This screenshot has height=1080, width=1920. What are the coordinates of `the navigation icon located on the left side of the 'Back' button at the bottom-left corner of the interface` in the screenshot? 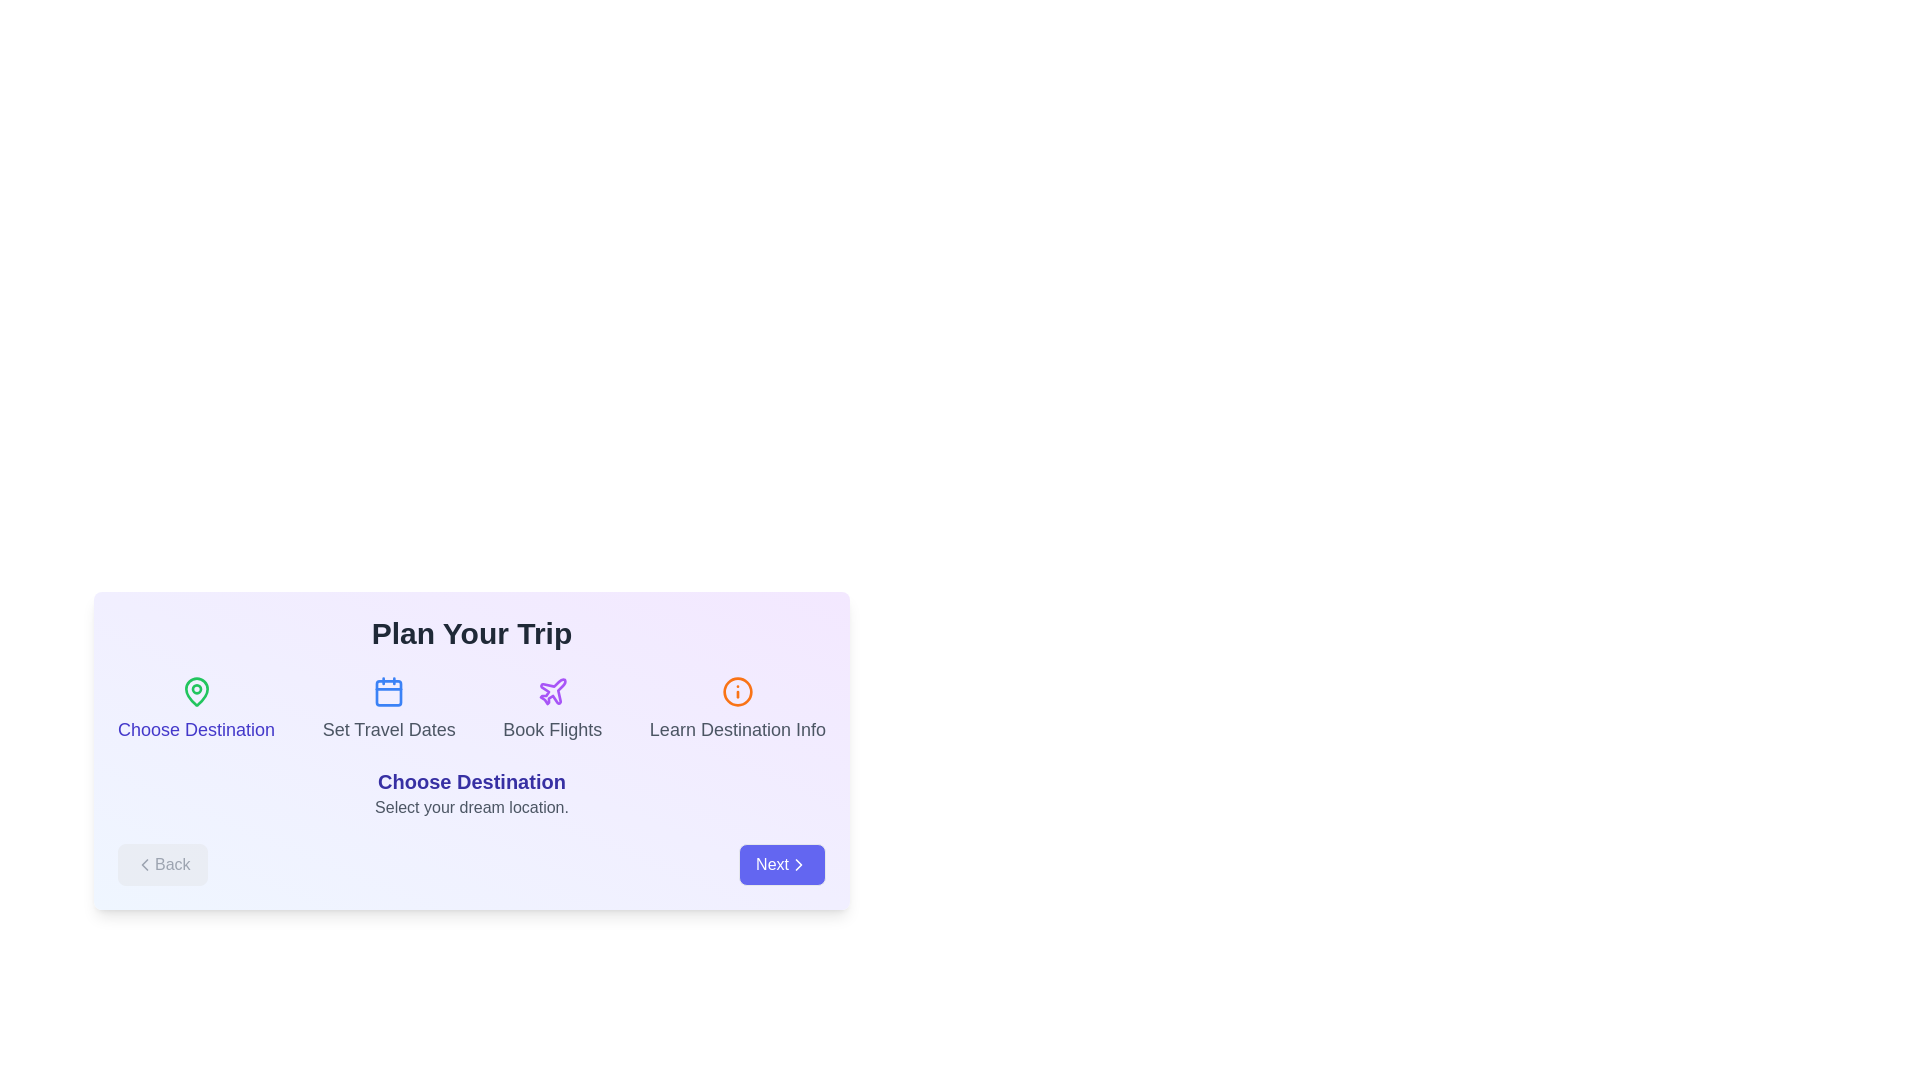 It's located at (143, 863).